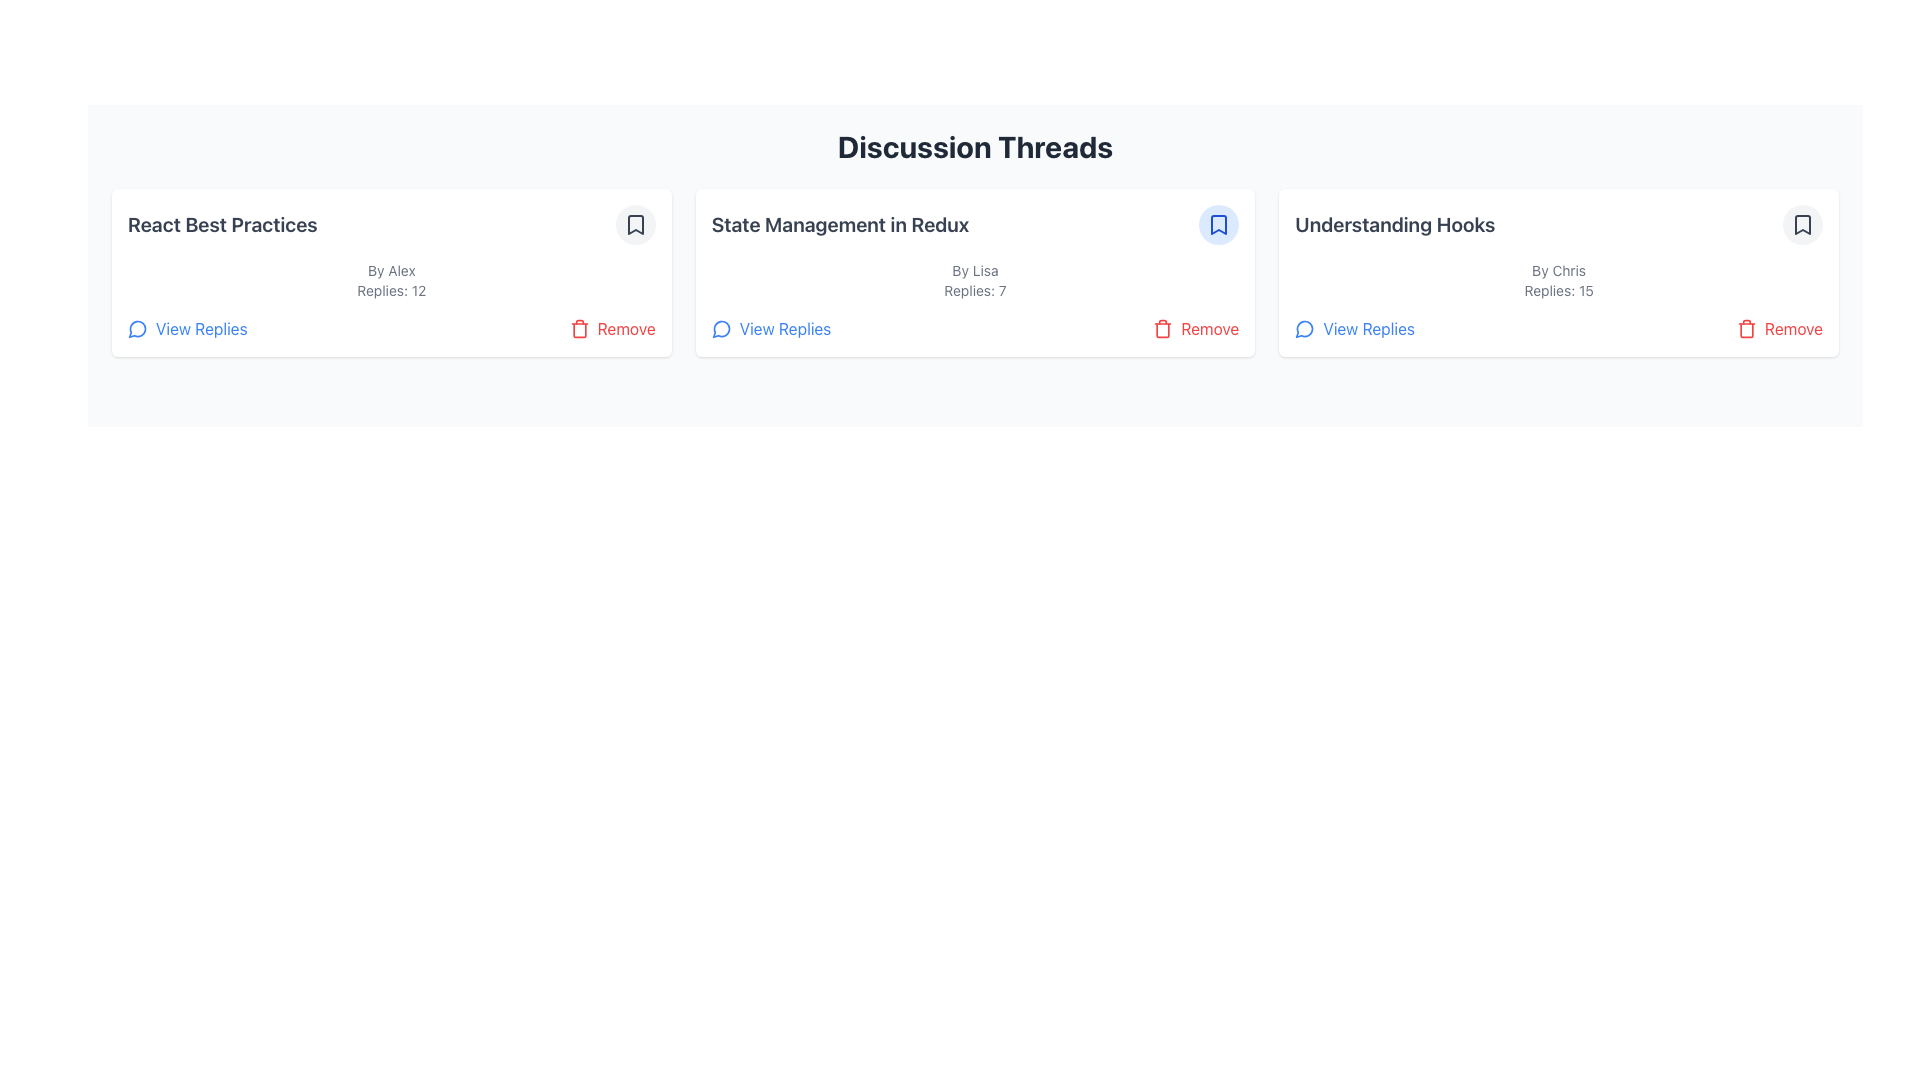 The width and height of the screenshot is (1920, 1080). I want to click on text label that titles the discussion thread located at the top-left of the first item in the discussion card list, above 'By Alex' and 'Replies: 12', so click(222, 224).